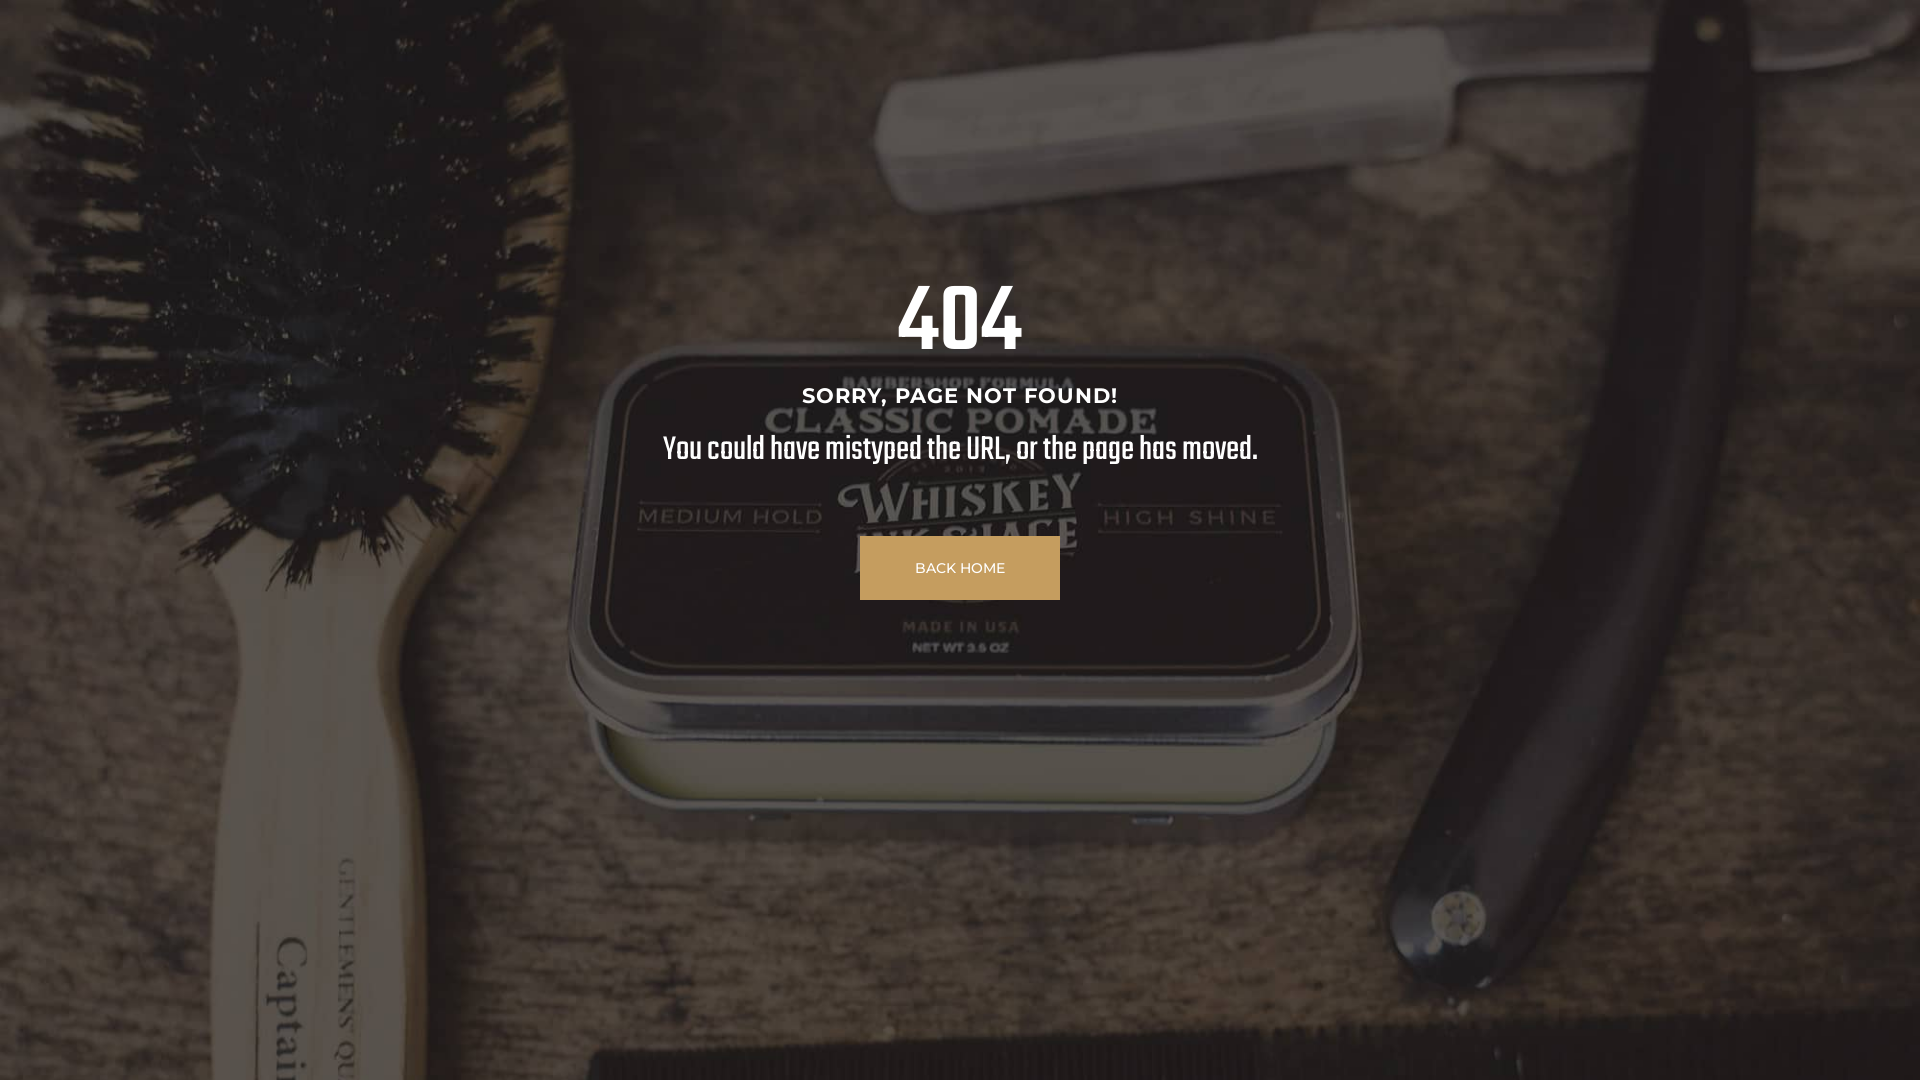 Image resolution: width=1920 pixels, height=1080 pixels. What do you see at coordinates (859, 567) in the screenshot?
I see `'BACK HOME'` at bounding box center [859, 567].